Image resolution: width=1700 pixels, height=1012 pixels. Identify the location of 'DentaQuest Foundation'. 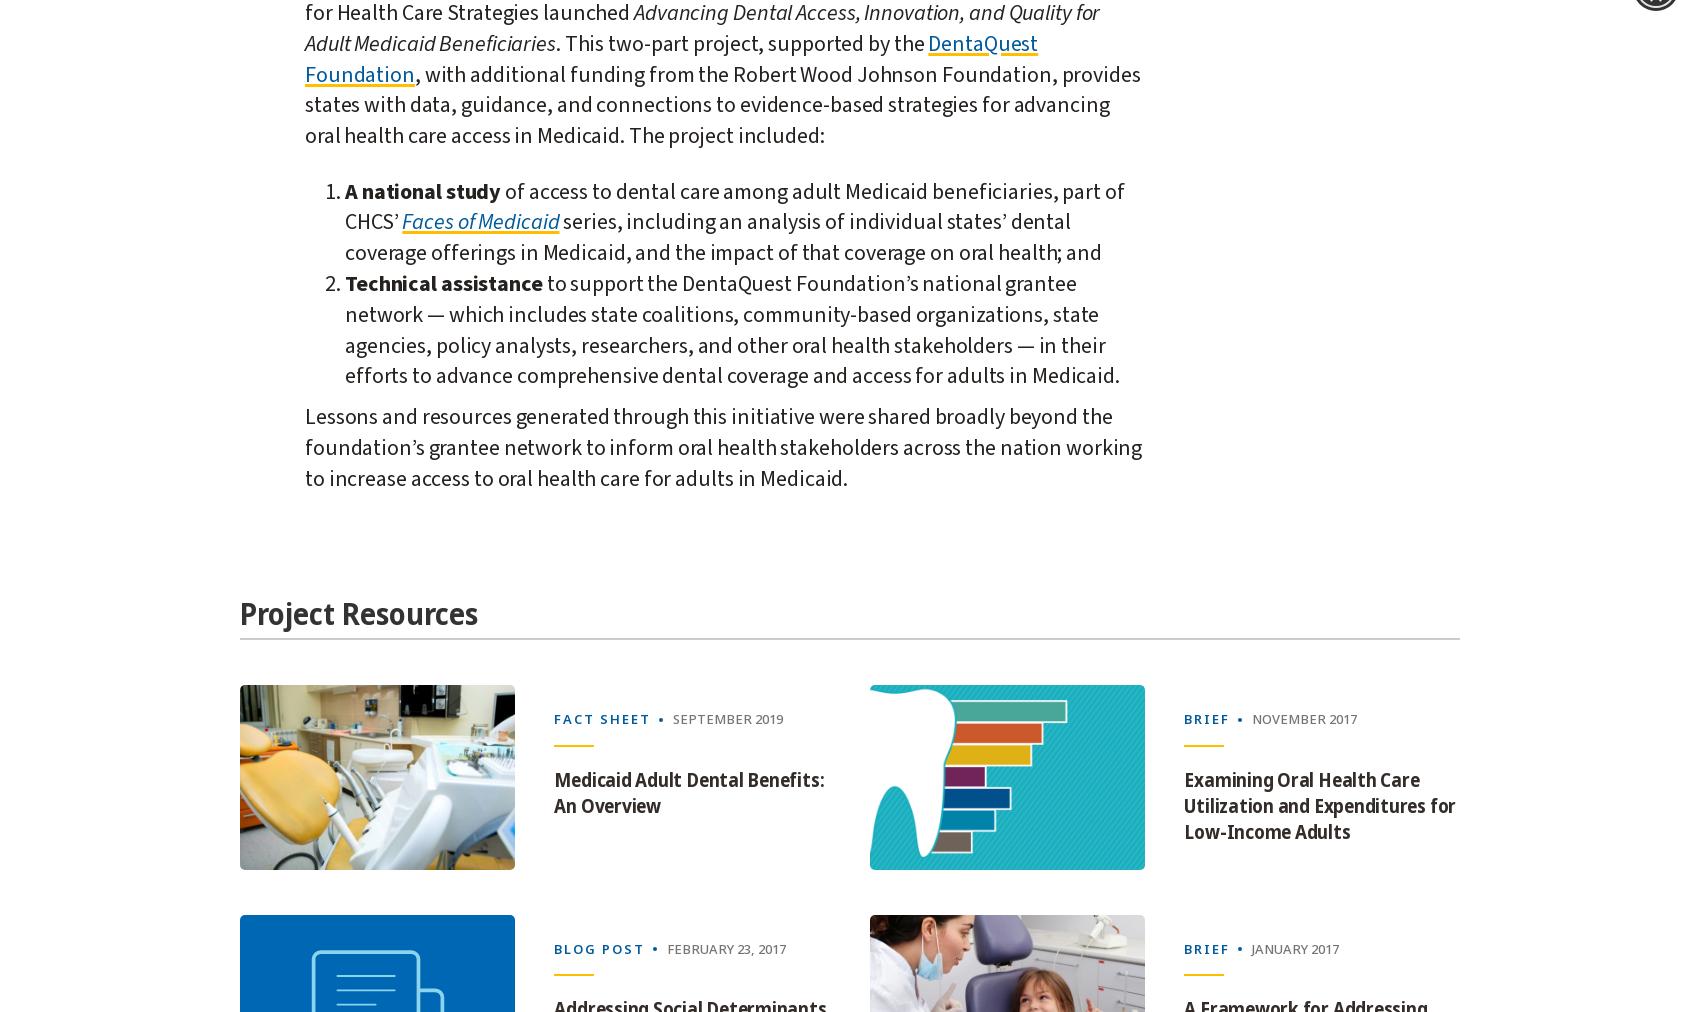
(671, 57).